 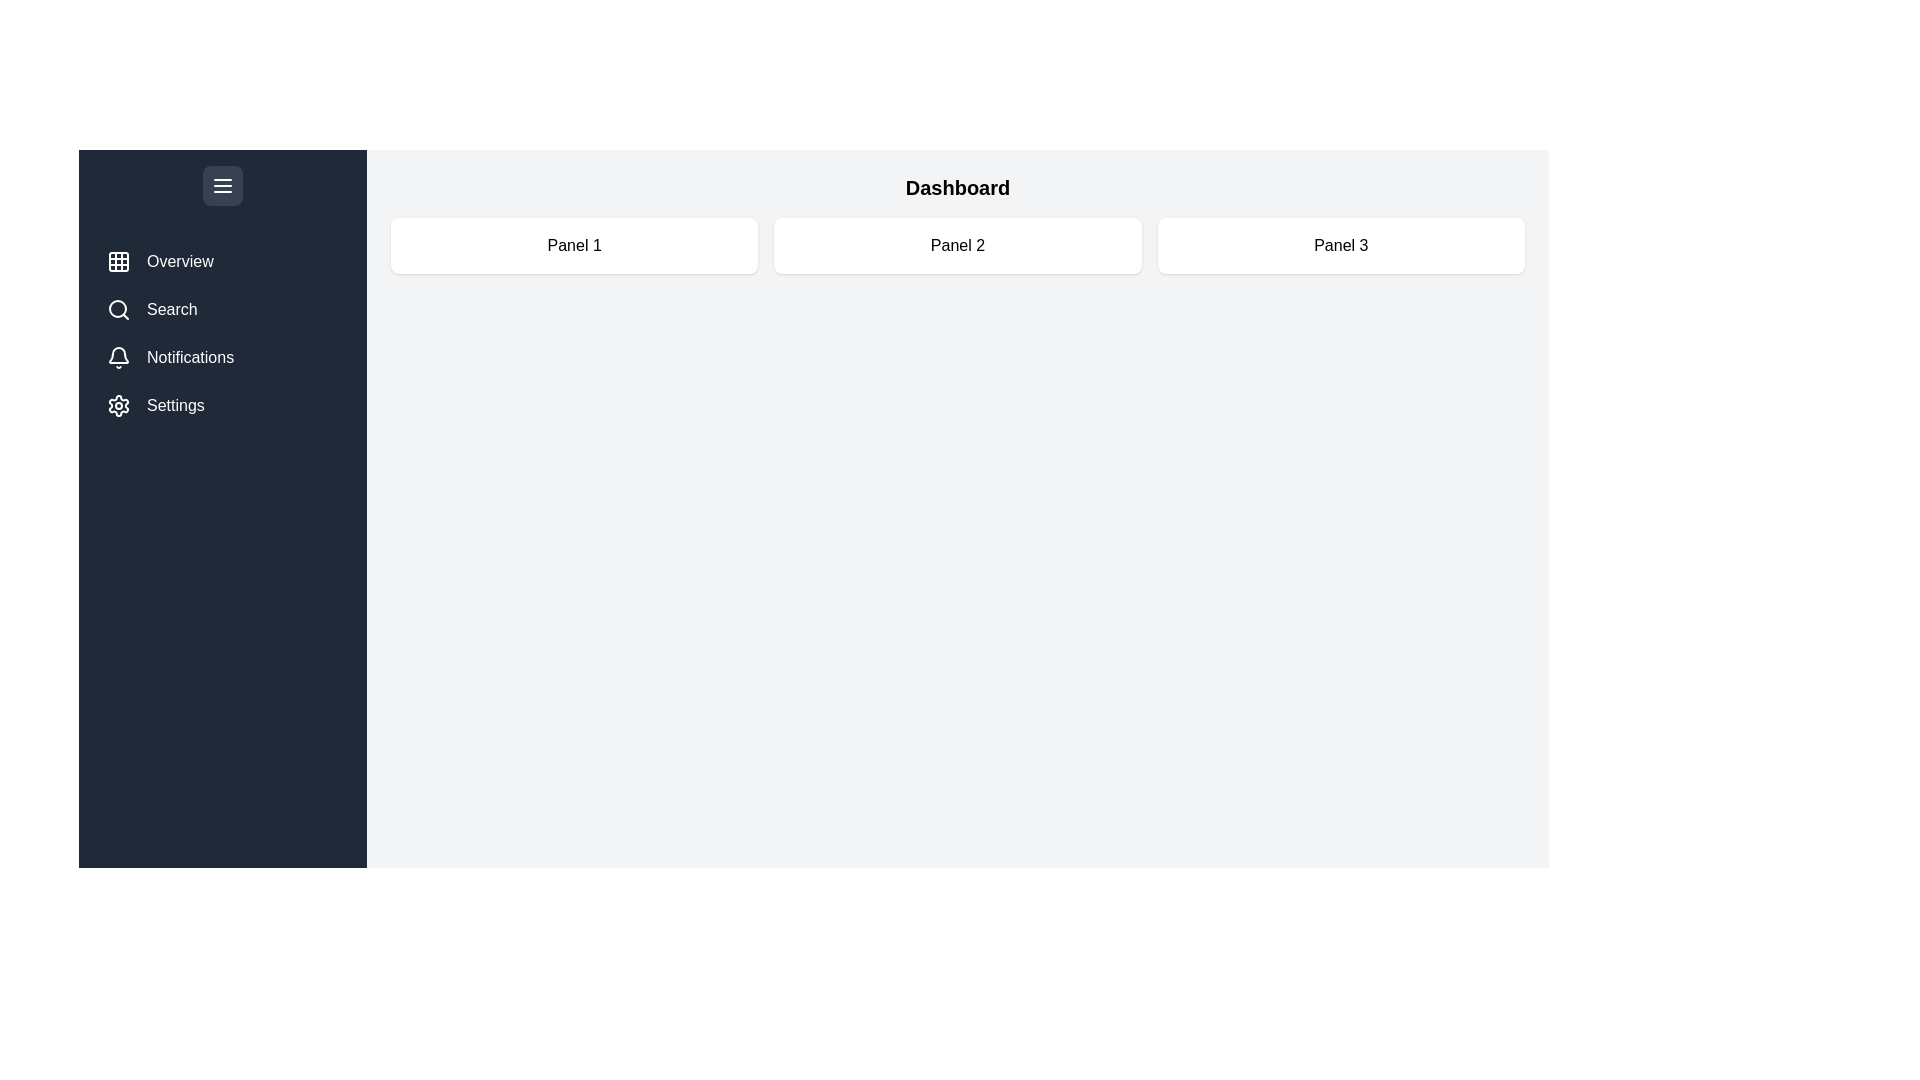 What do you see at coordinates (222, 357) in the screenshot?
I see `the menu item Notifications to observe its hover effect` at bounding box center [222, 357].